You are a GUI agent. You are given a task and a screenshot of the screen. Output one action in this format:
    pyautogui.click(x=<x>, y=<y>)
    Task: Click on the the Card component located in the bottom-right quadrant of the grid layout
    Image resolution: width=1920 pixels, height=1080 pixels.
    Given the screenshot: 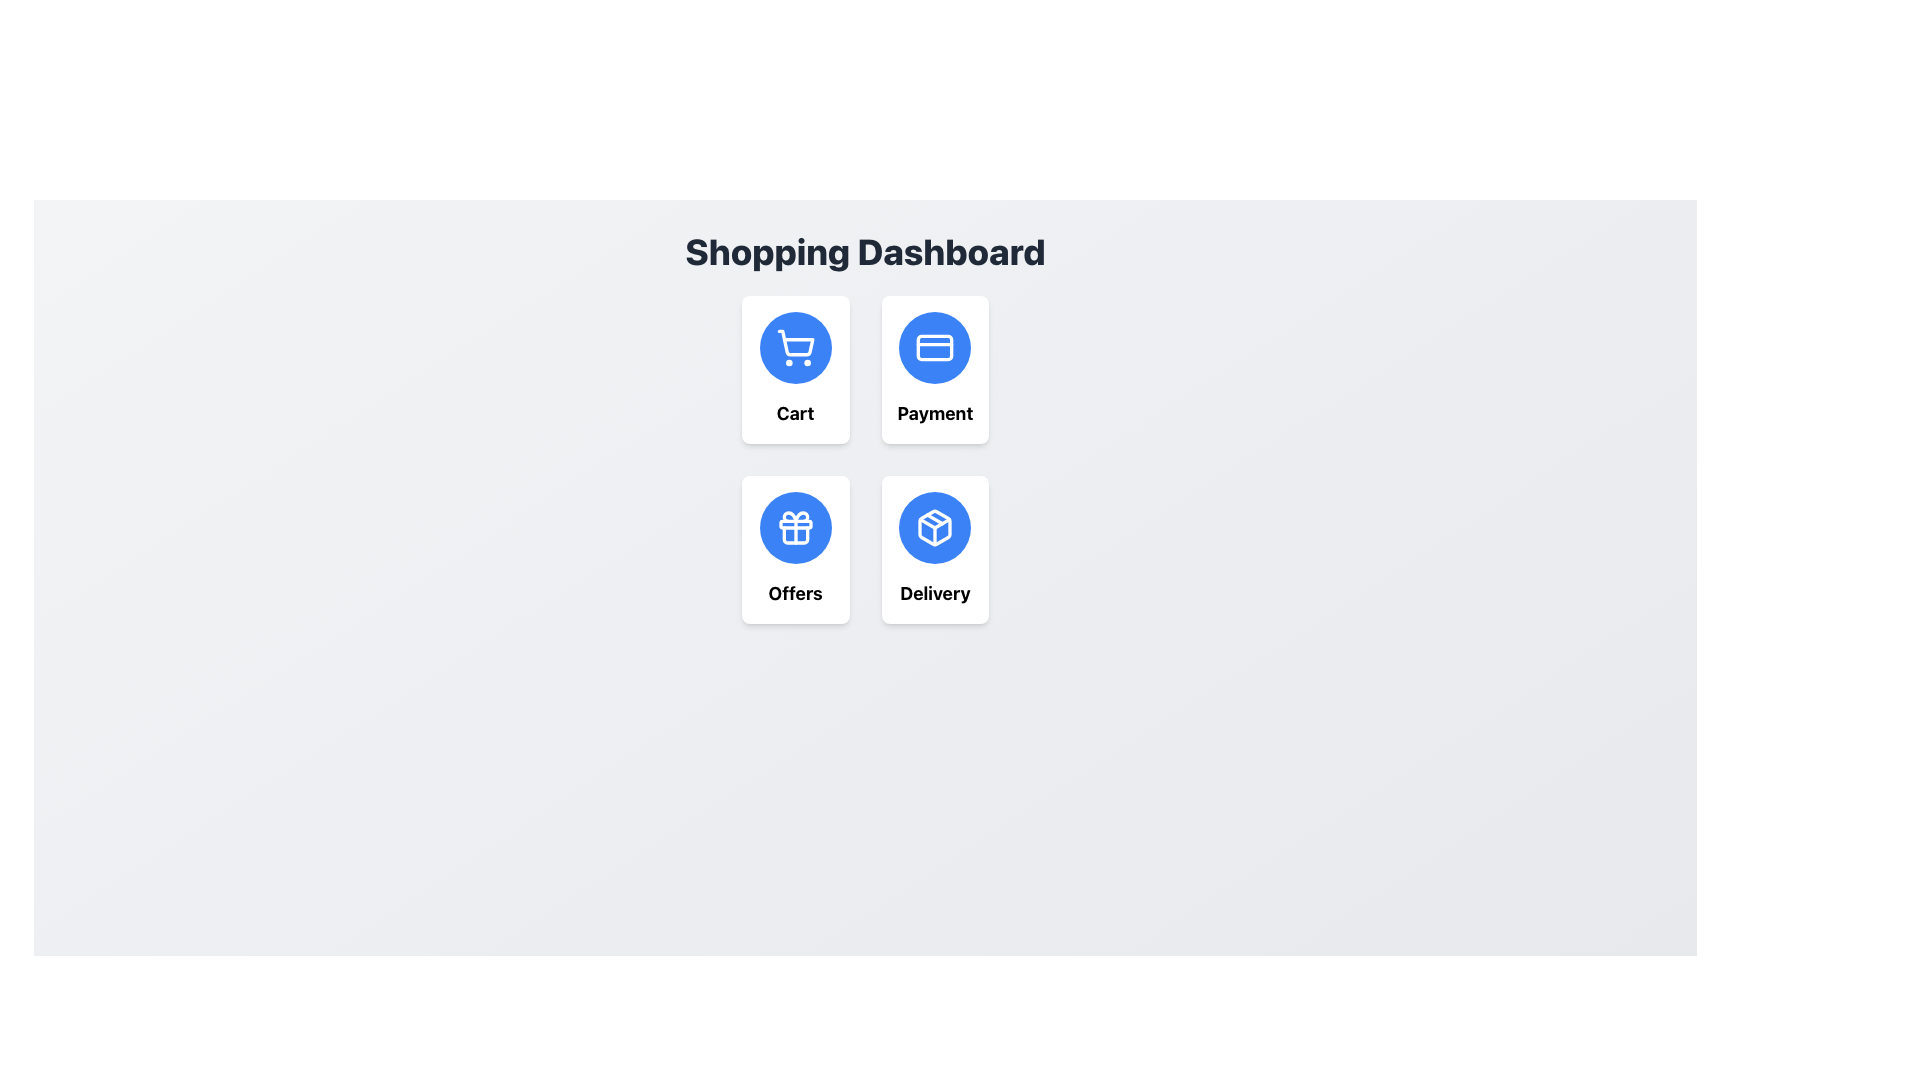 What is the action you would take?
    pyautogui.click(x=934, y=550)
    